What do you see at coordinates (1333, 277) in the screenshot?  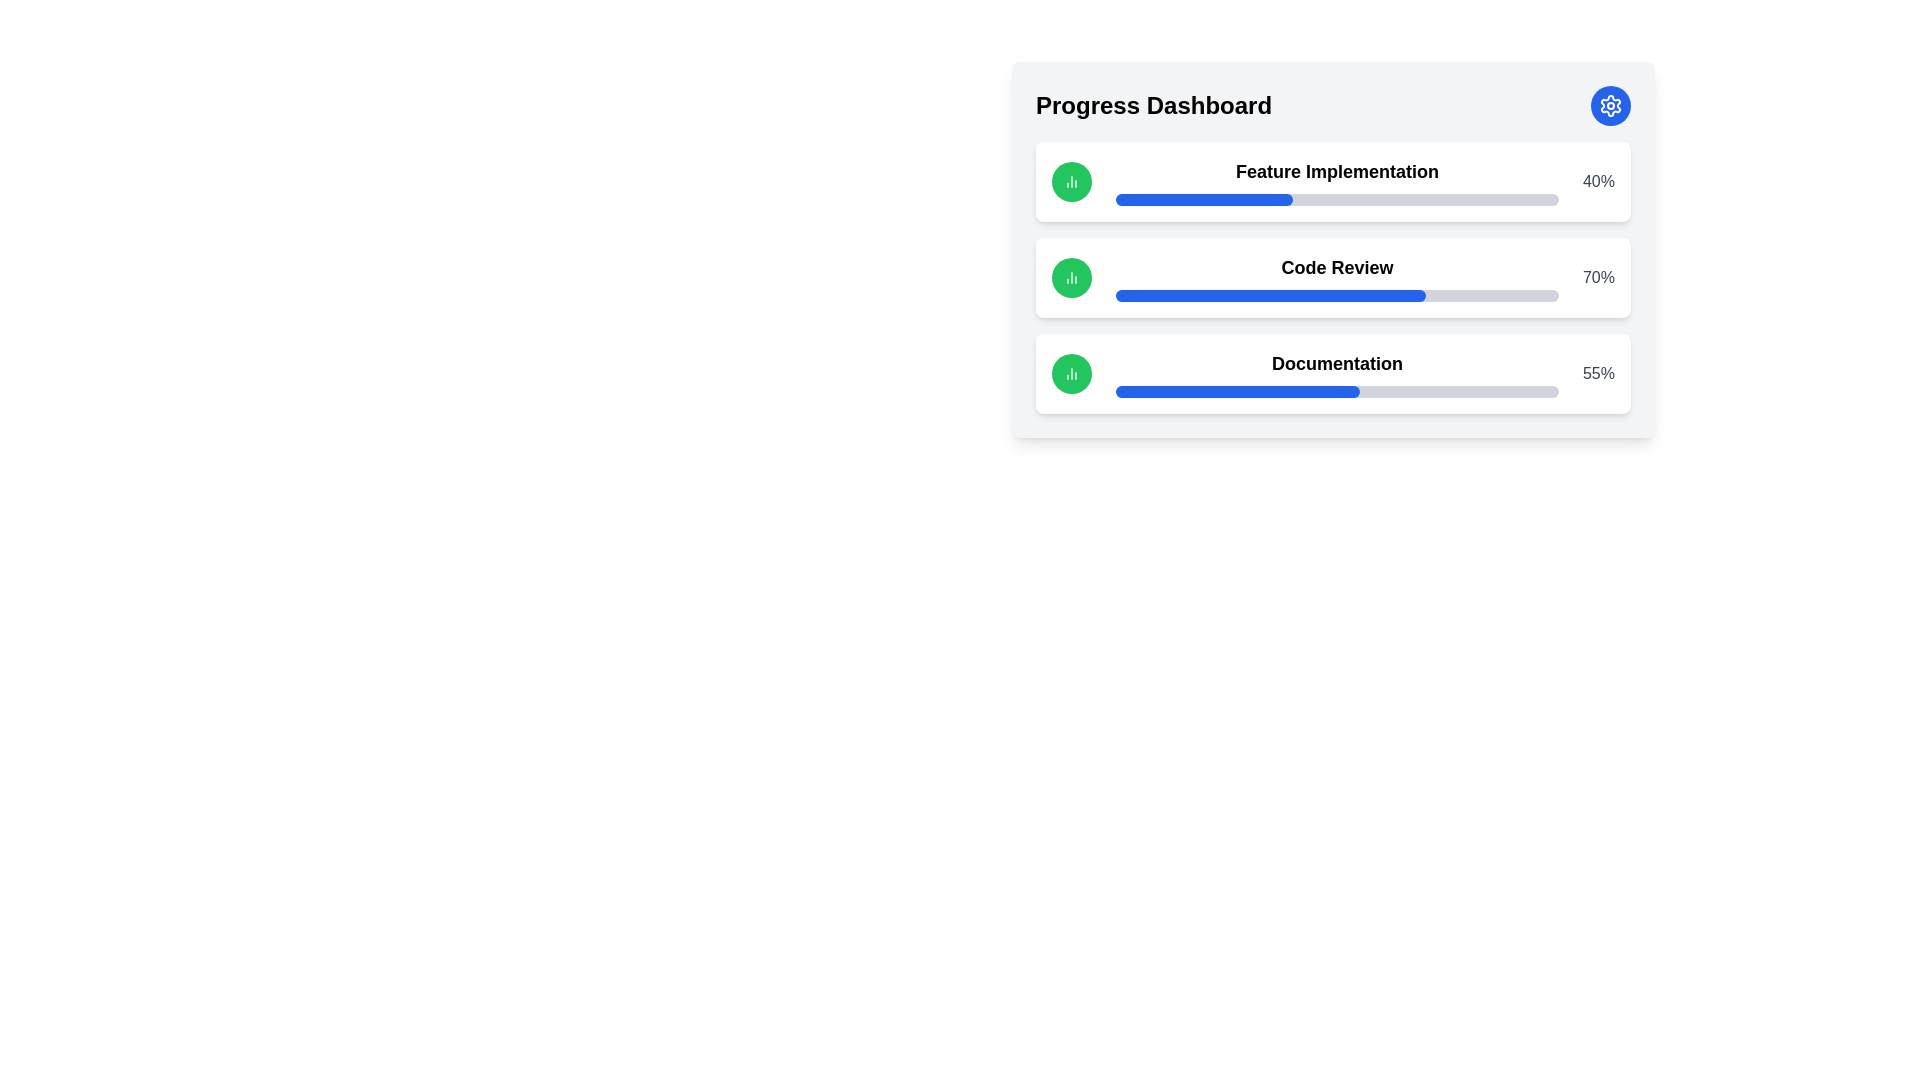 I see `progress percentage displayed in the 'Code Review' progress tracker widget, which shows '70%'` at bounding box center [1333, 277].